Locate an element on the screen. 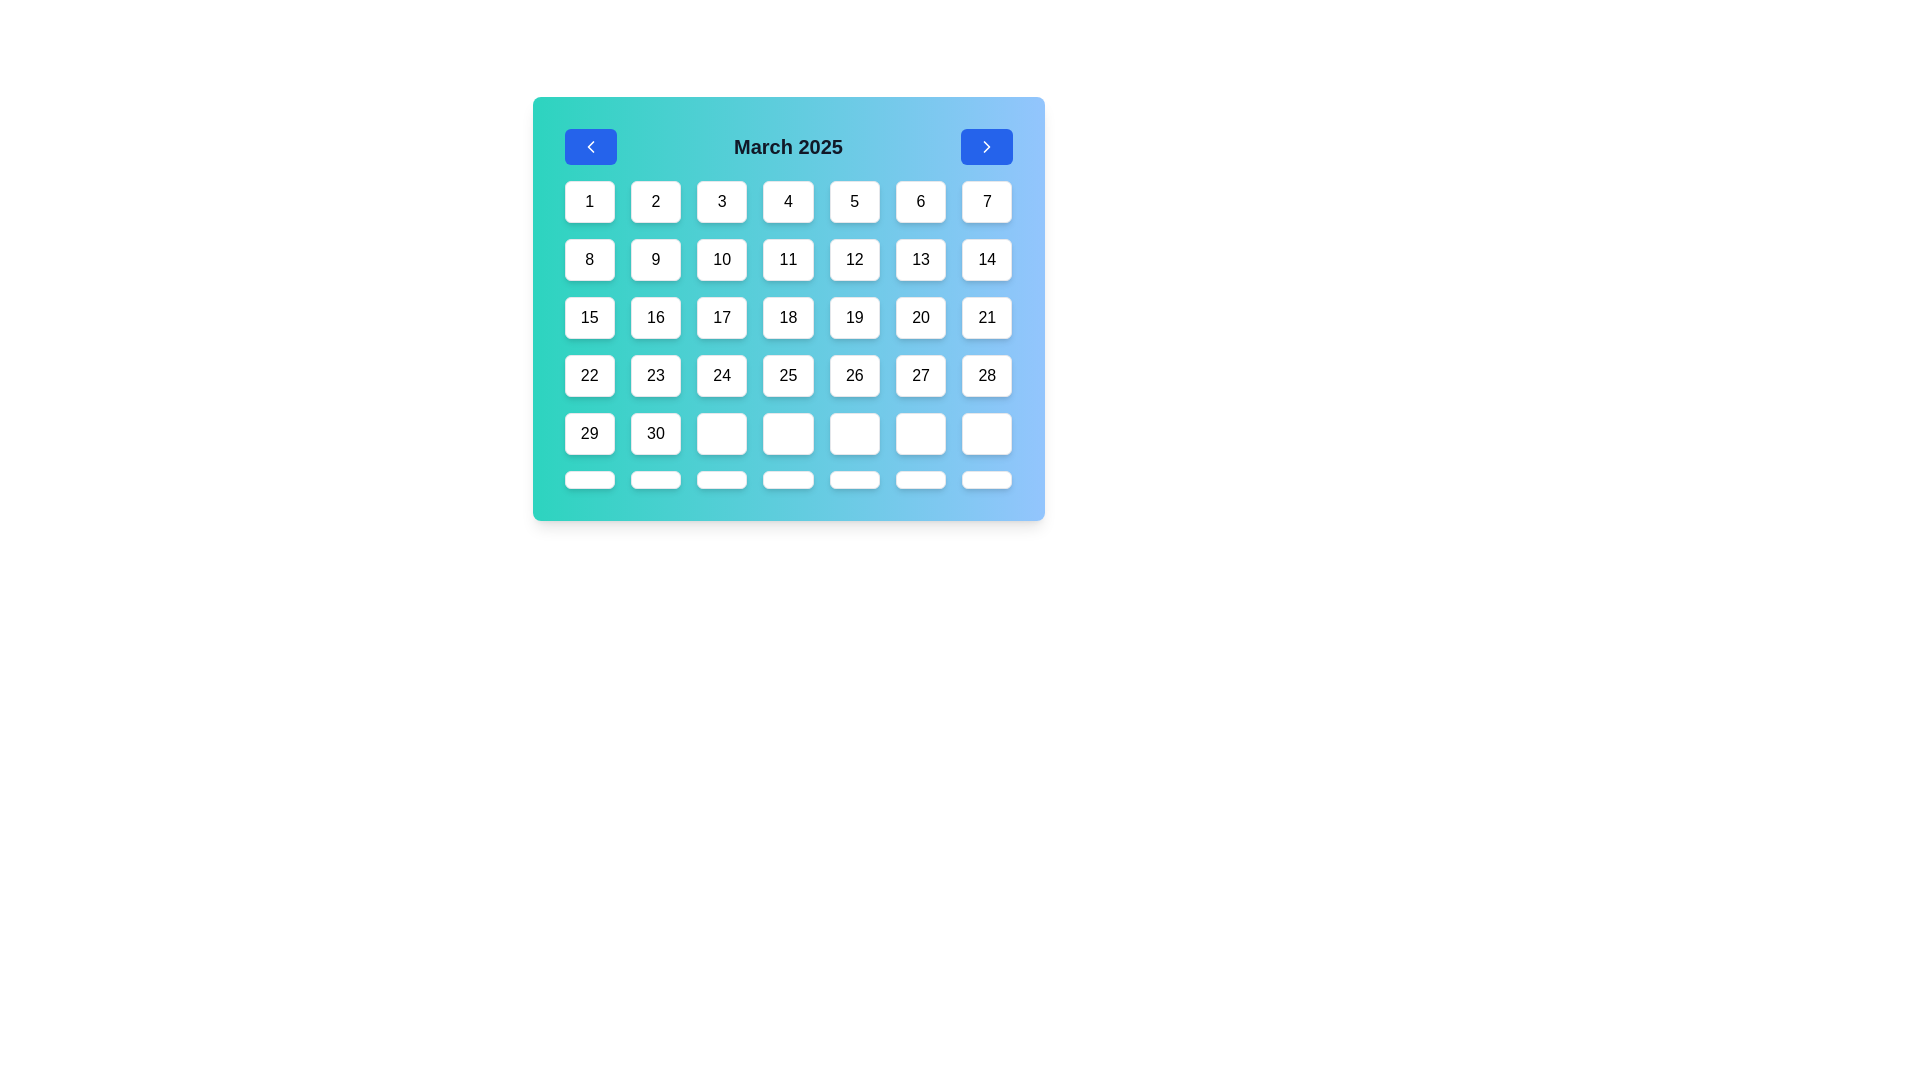  the calendar day button labeled '10' located in the second row and third column of the March 2025 calendar grid is located at coordinates (721, 258).